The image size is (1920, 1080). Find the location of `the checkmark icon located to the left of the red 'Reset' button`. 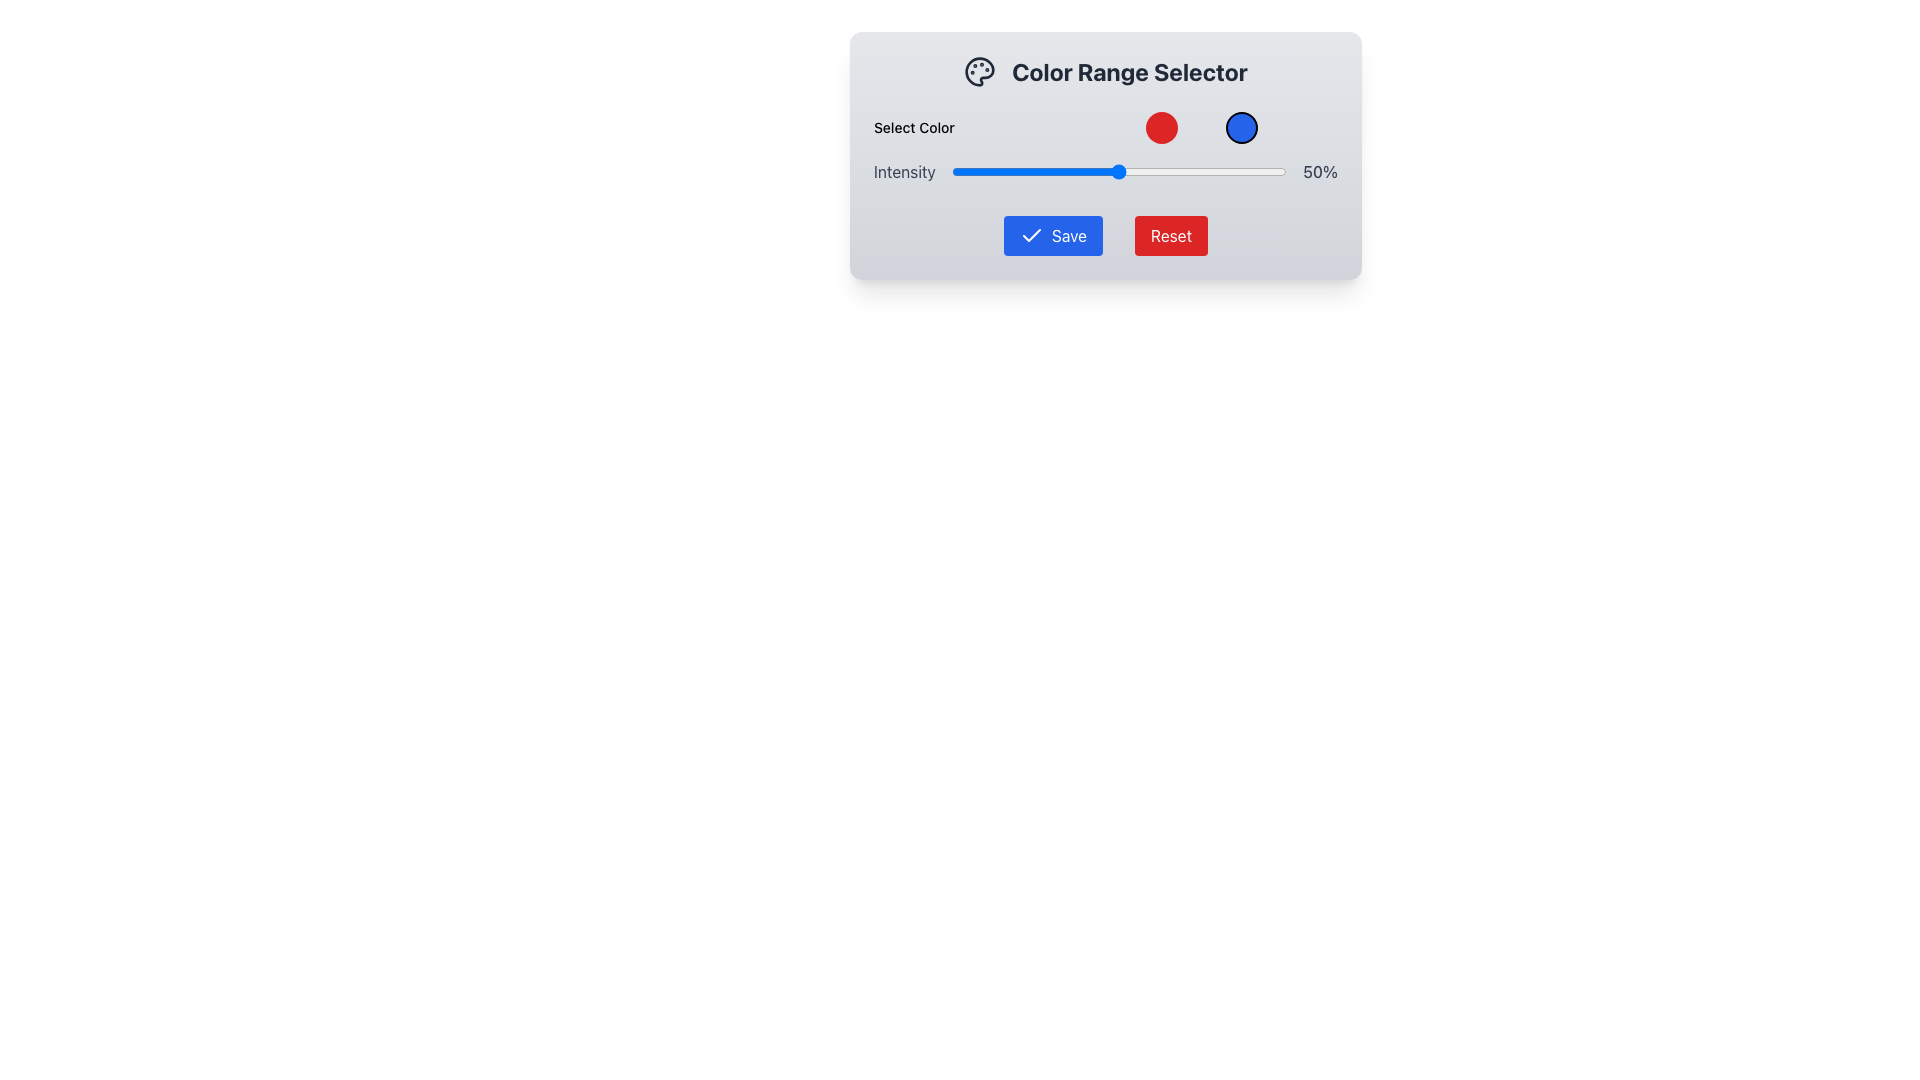

the checkmark icon located to the left of the red 'Reset' button is located at coordinates (1032, 234).